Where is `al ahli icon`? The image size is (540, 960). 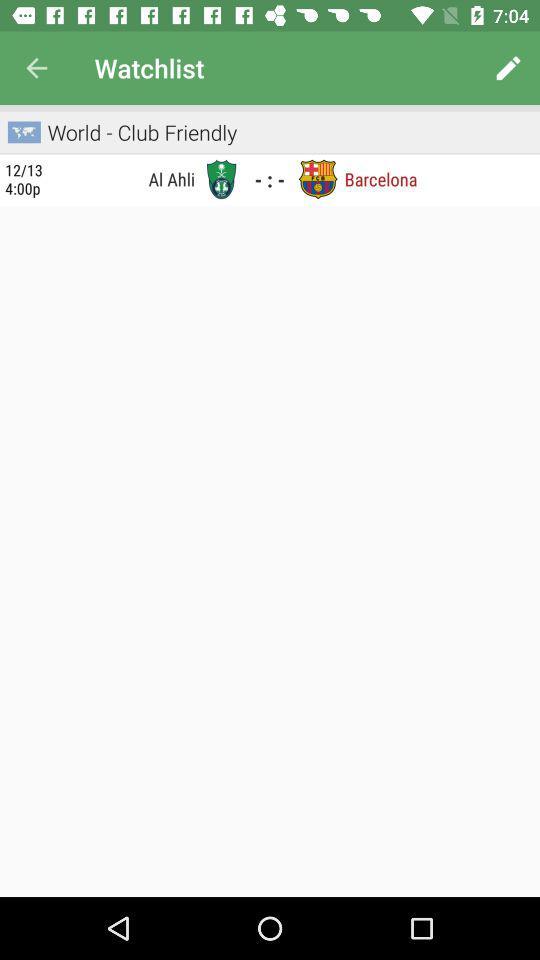
al ahli icon is located at coordinates (125, 178).